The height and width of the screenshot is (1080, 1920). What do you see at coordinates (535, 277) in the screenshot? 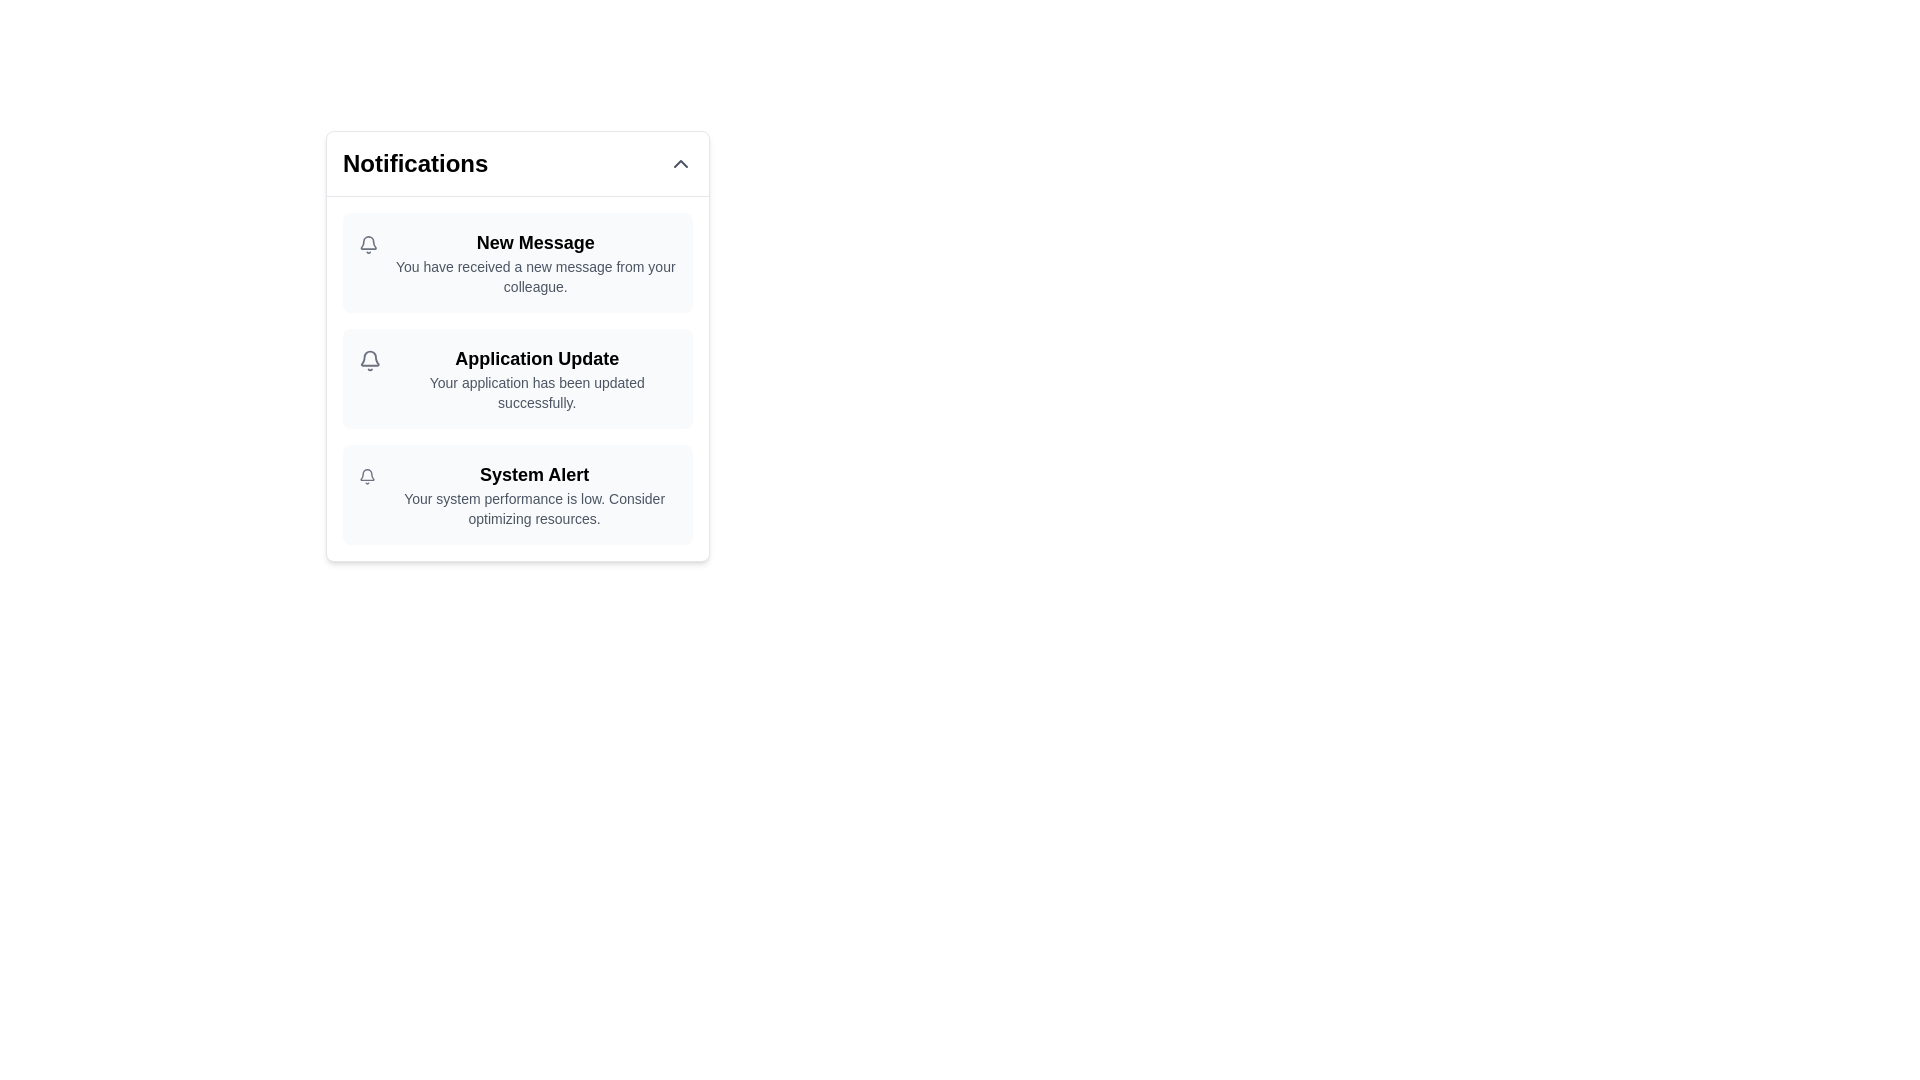
I see `the non-interactive text label that describes a new message notification from a colleague, positioned beneath the 'New Message' title` at bounding box center [535, 277].